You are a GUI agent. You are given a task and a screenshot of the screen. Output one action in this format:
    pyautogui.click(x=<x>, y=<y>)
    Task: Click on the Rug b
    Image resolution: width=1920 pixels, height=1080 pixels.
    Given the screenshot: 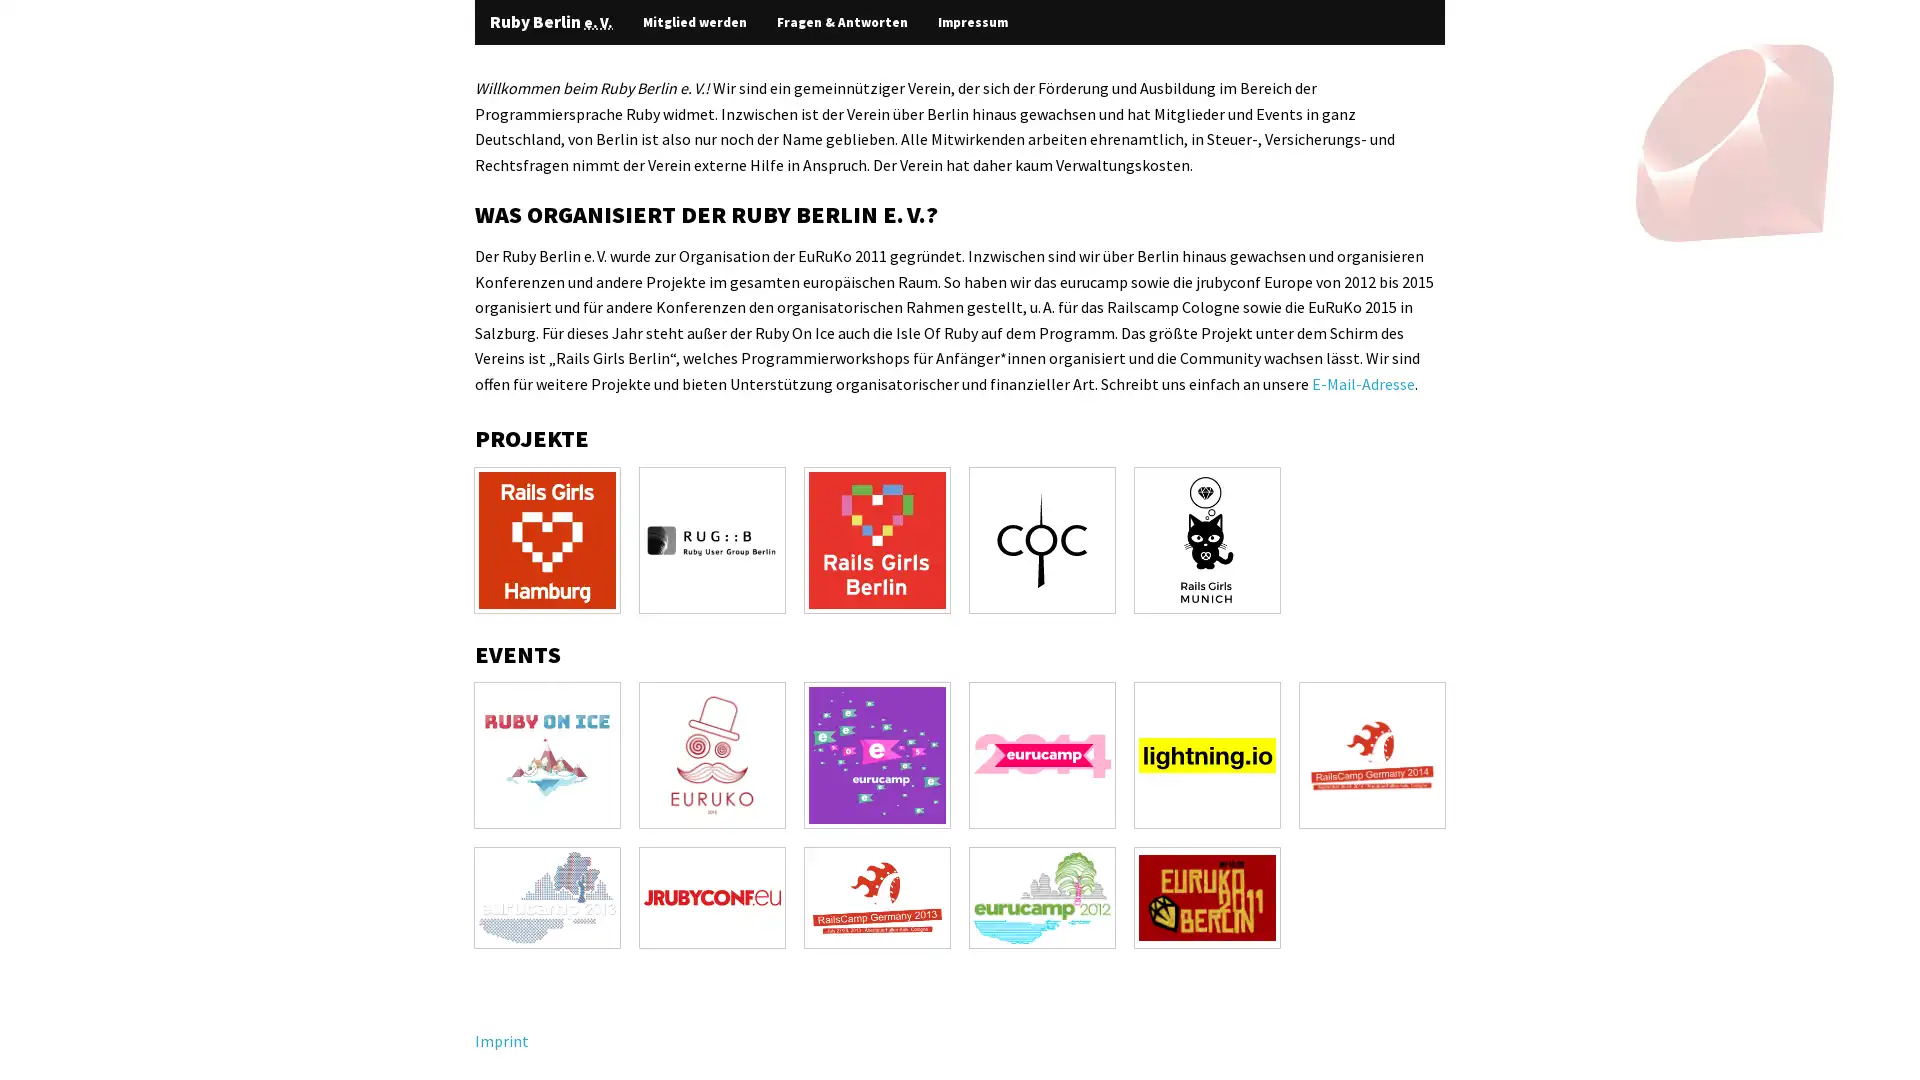 What is the action you would take?
    pyautogui.click(x=712, y=538)
    